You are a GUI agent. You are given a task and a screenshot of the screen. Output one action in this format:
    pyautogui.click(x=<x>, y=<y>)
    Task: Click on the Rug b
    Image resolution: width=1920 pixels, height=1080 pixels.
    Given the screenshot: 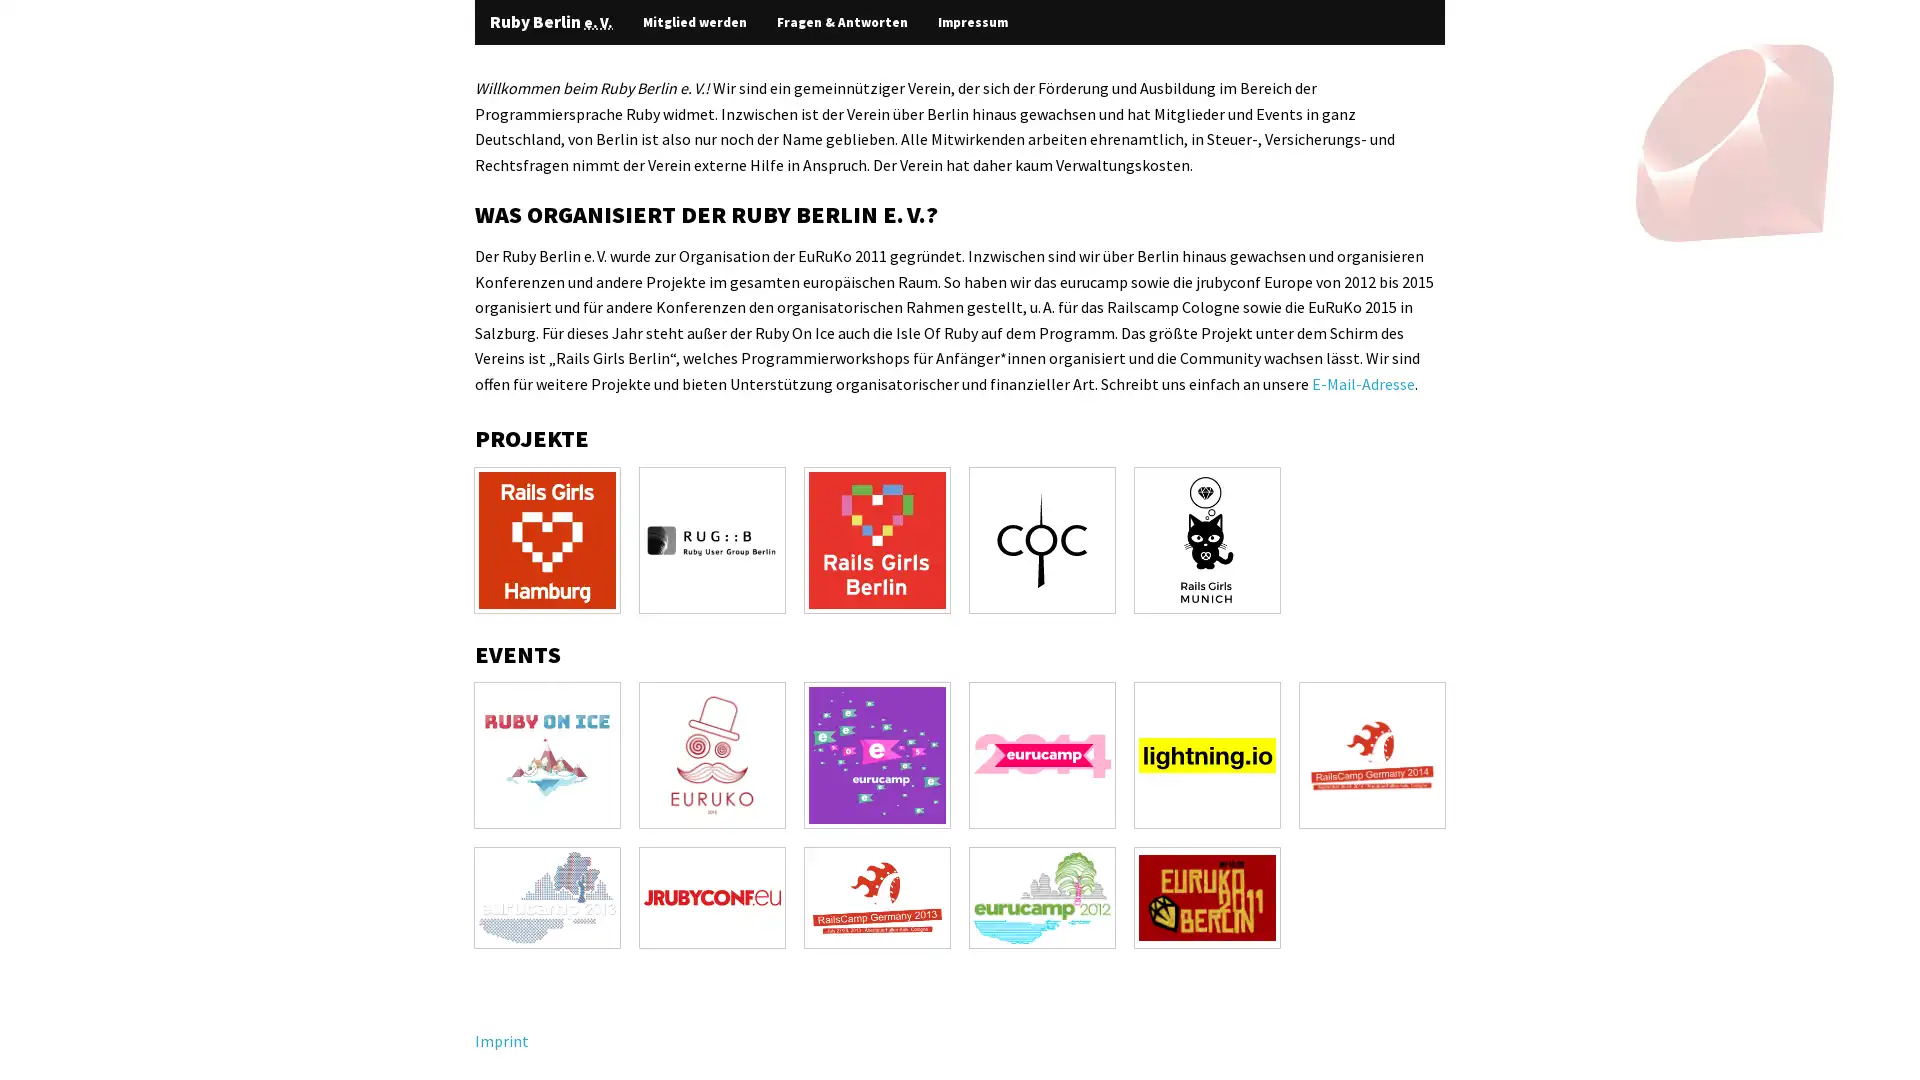 What is the action you would take?
    pyautogui.click(x=712, y=538)
    